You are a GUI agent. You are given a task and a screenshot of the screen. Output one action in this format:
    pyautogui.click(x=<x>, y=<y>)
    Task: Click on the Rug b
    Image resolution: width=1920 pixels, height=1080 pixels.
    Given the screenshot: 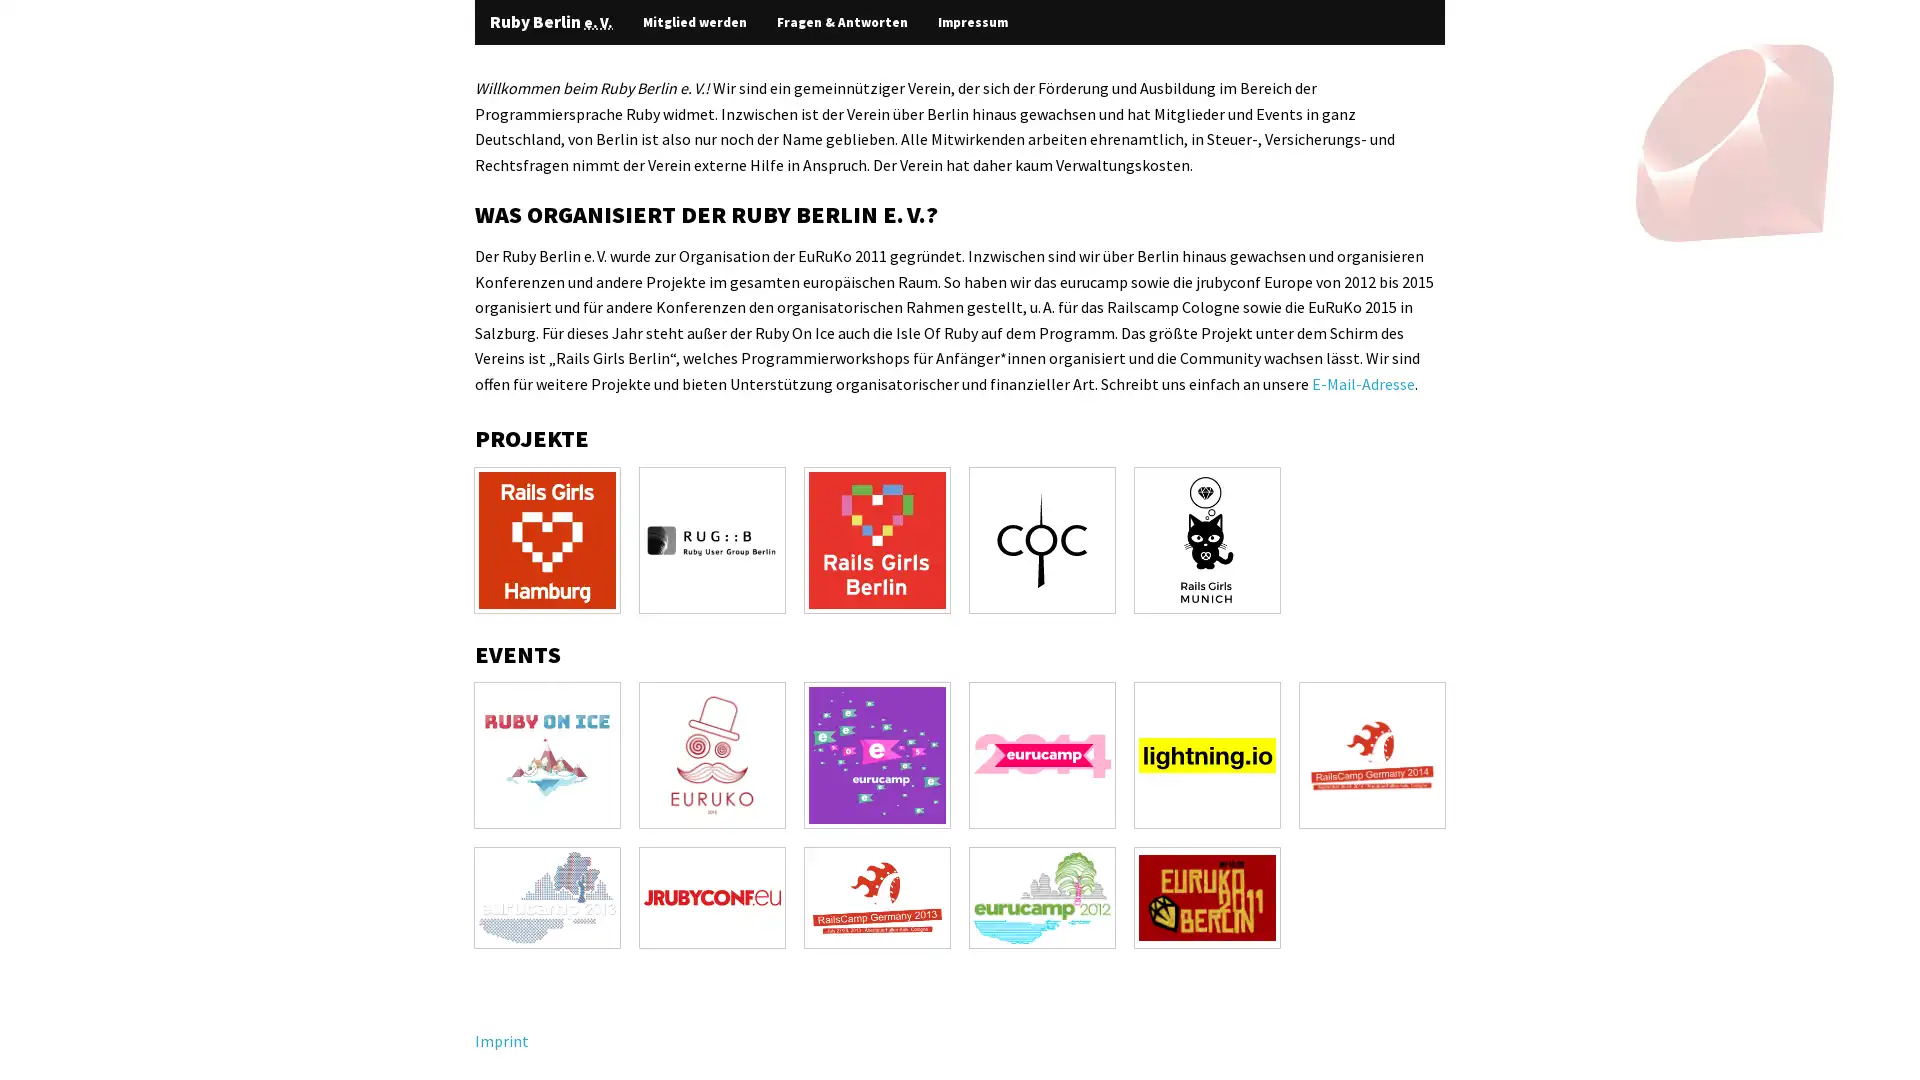 What is the action you would take?
    pyautogui.click(x=712, y=538)
    